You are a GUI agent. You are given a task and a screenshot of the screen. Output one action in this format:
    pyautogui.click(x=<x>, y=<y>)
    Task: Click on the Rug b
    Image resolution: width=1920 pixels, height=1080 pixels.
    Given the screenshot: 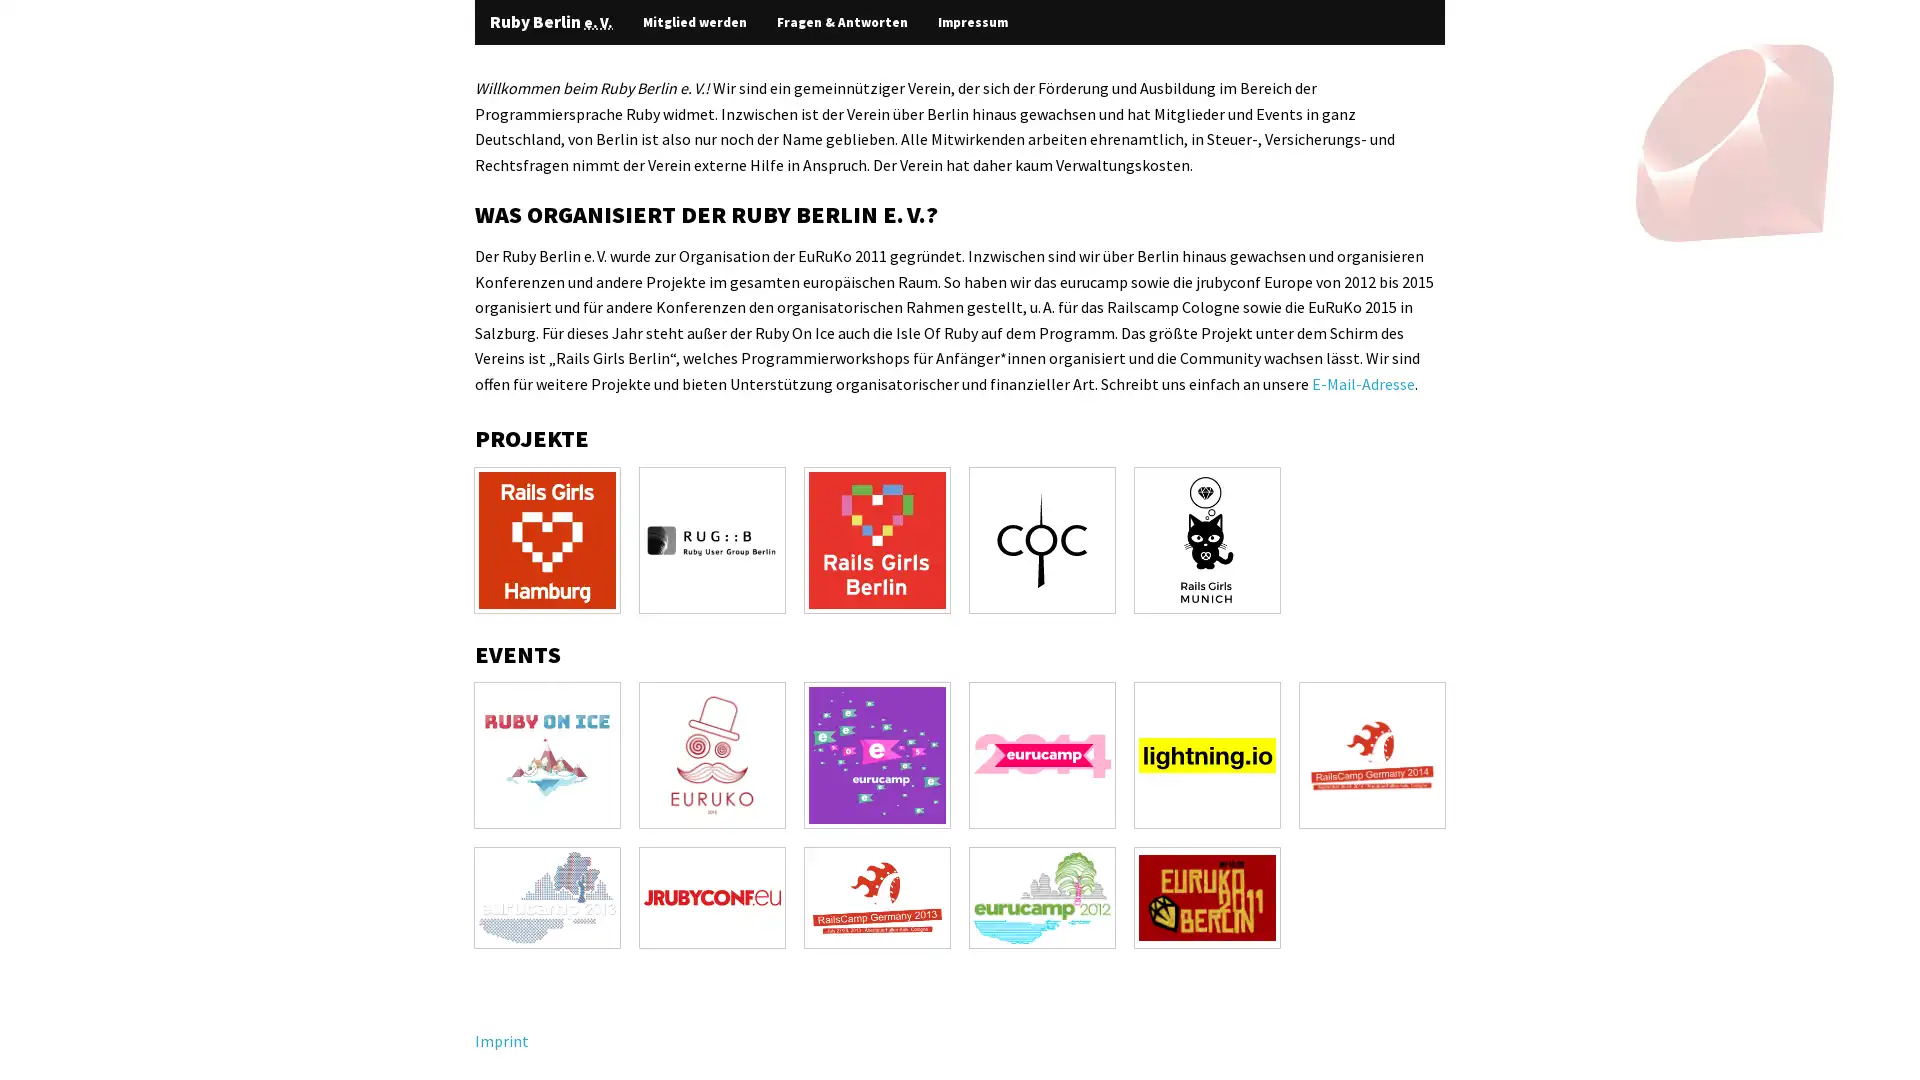 What is the action you would take?
    pyautogui.click(x=712, y=538)
    